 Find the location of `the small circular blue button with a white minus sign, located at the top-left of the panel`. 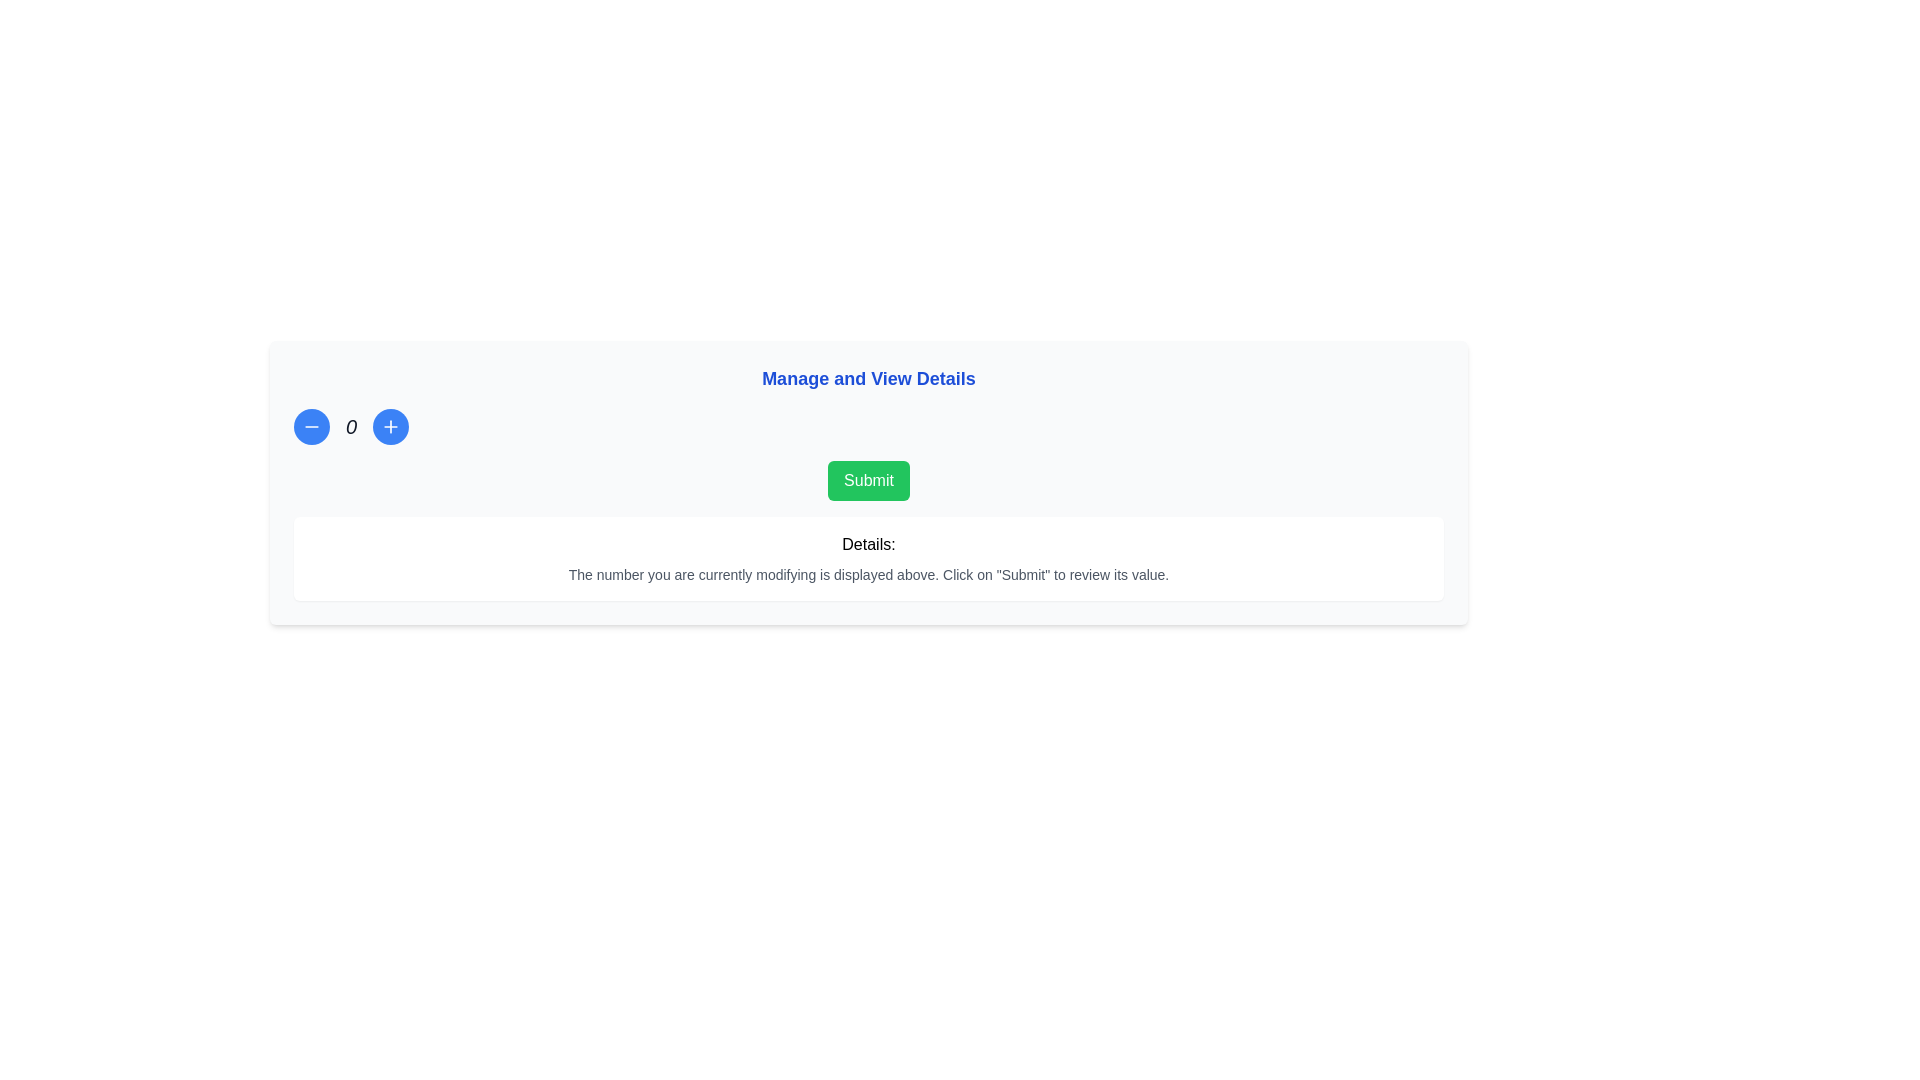

the small circular blue button with a white minus sign, located at the top-left of the panel is located at coordinates (311, 426).